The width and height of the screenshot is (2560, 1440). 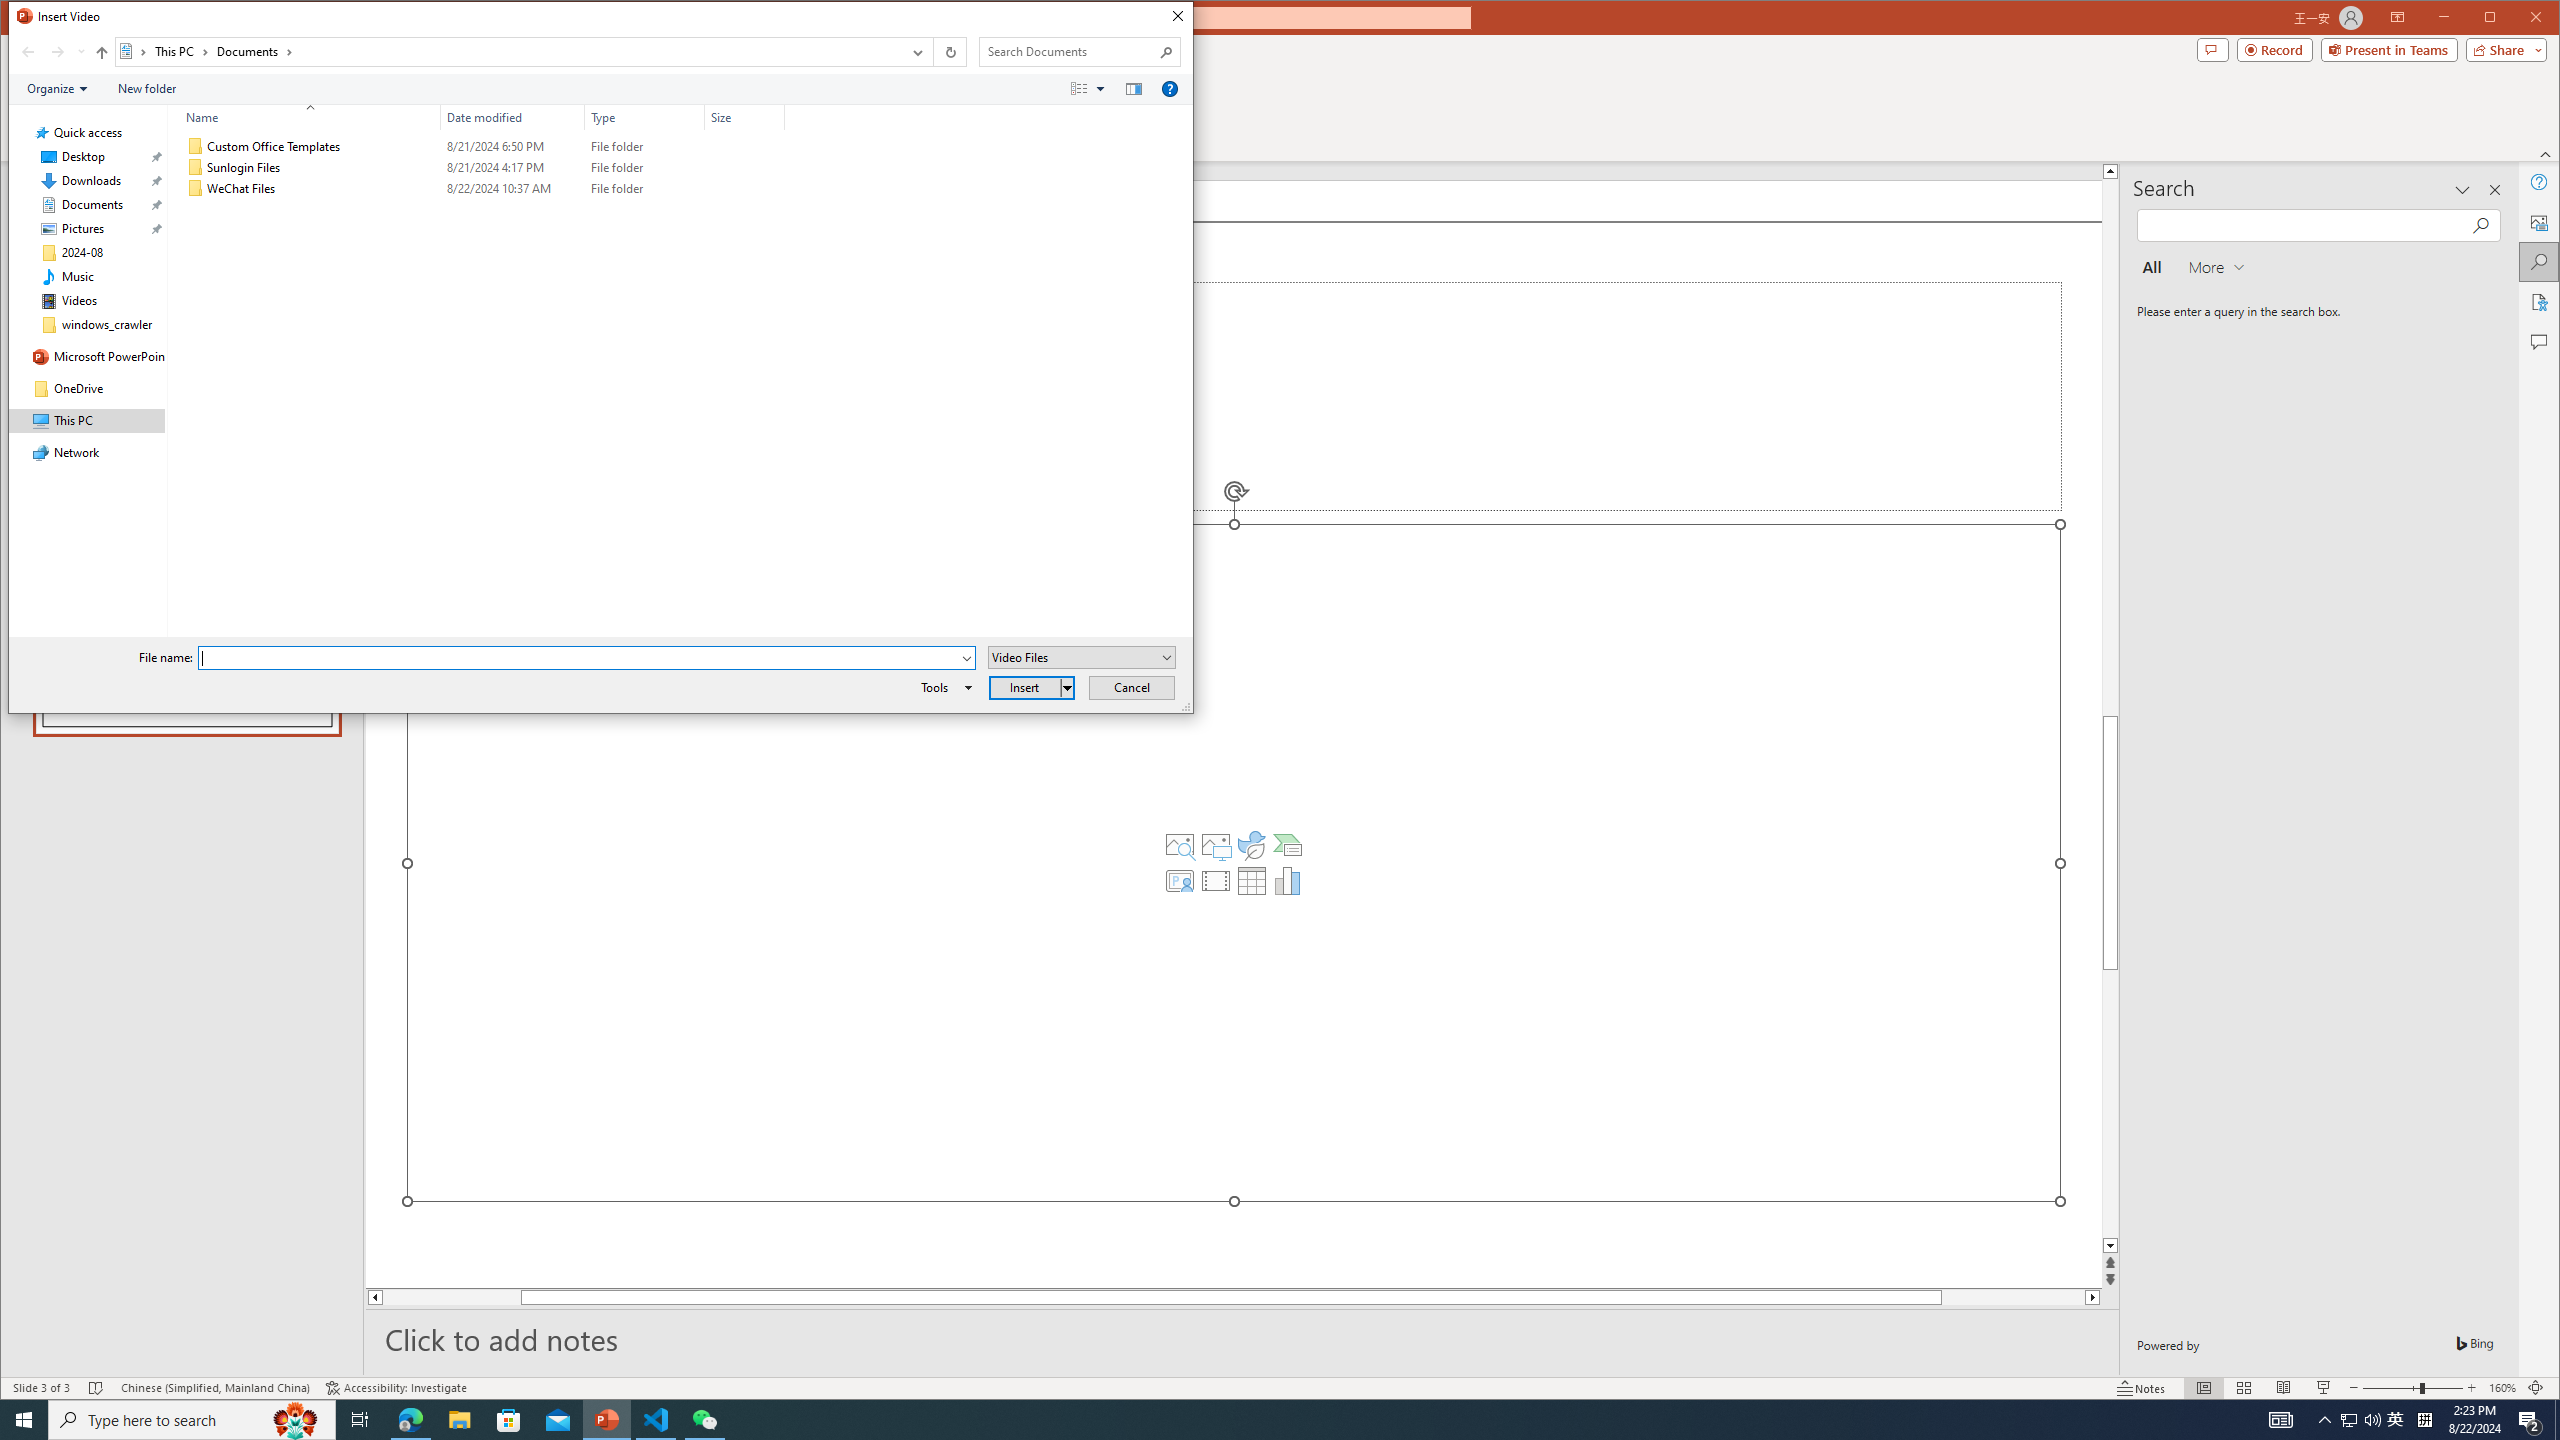 What do you see at coordinates (146, 88) in the screenshot?
I see `'New folder'` at bounding box center [146, 88].